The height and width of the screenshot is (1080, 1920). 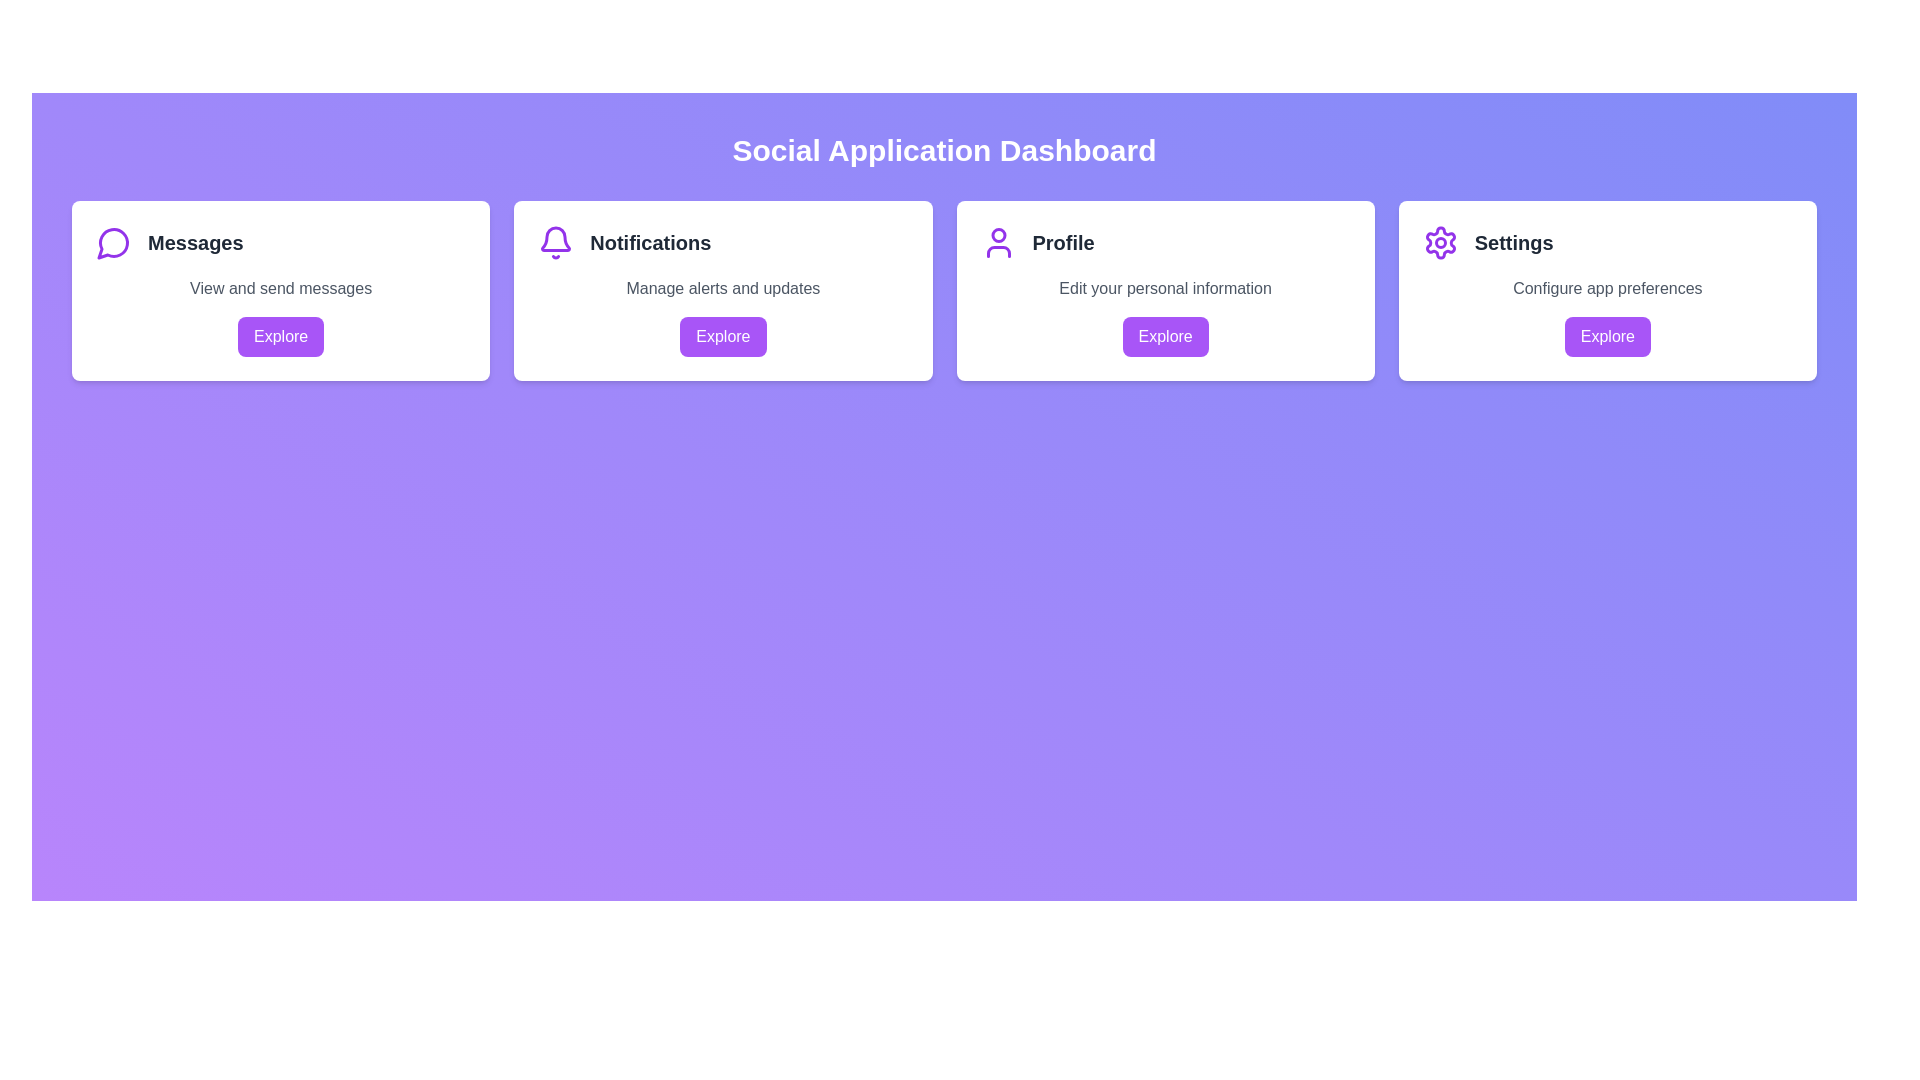 I want to click on the static text element that reads 'Configure app preferences', which is styled in gray and positioned beneath the 'Settings' header in the card layout, so click(x=1607, y=289).